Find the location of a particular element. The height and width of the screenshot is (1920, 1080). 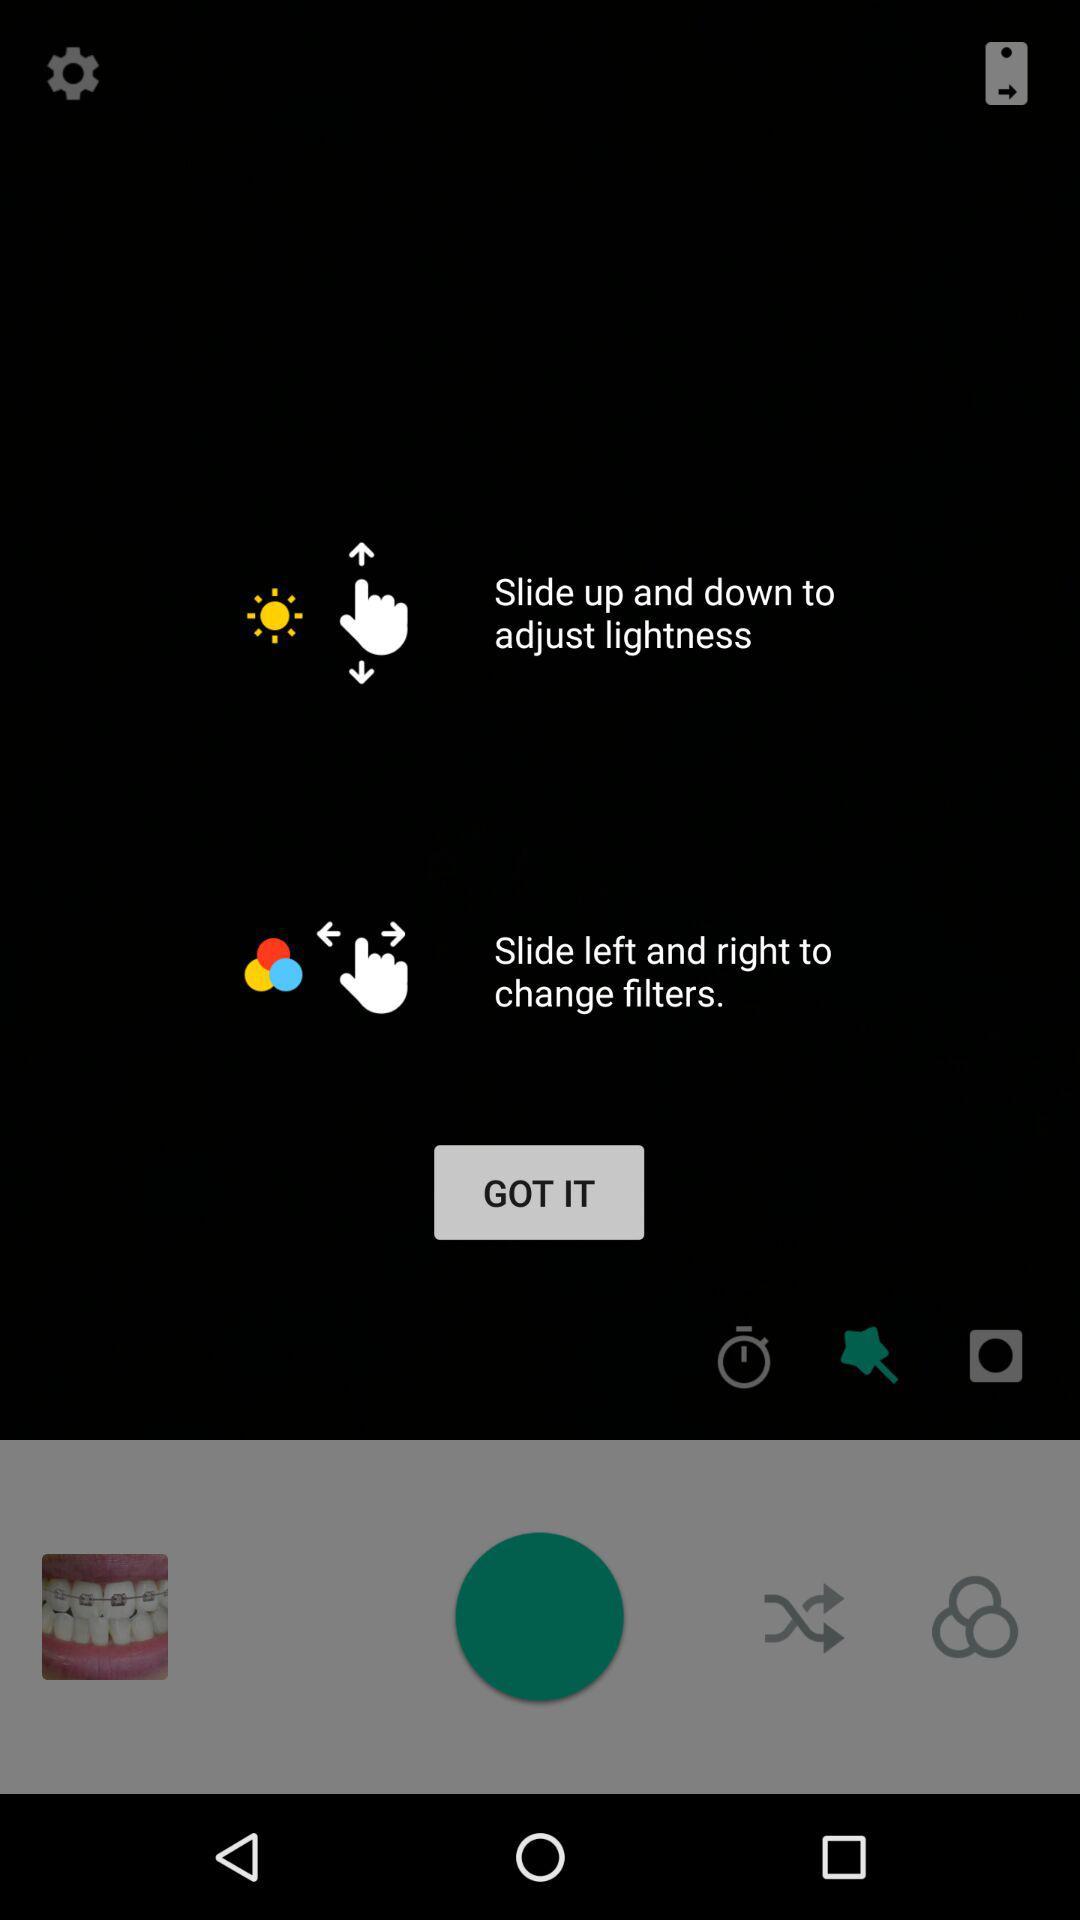

watch is located at coordinates (538, 1616).